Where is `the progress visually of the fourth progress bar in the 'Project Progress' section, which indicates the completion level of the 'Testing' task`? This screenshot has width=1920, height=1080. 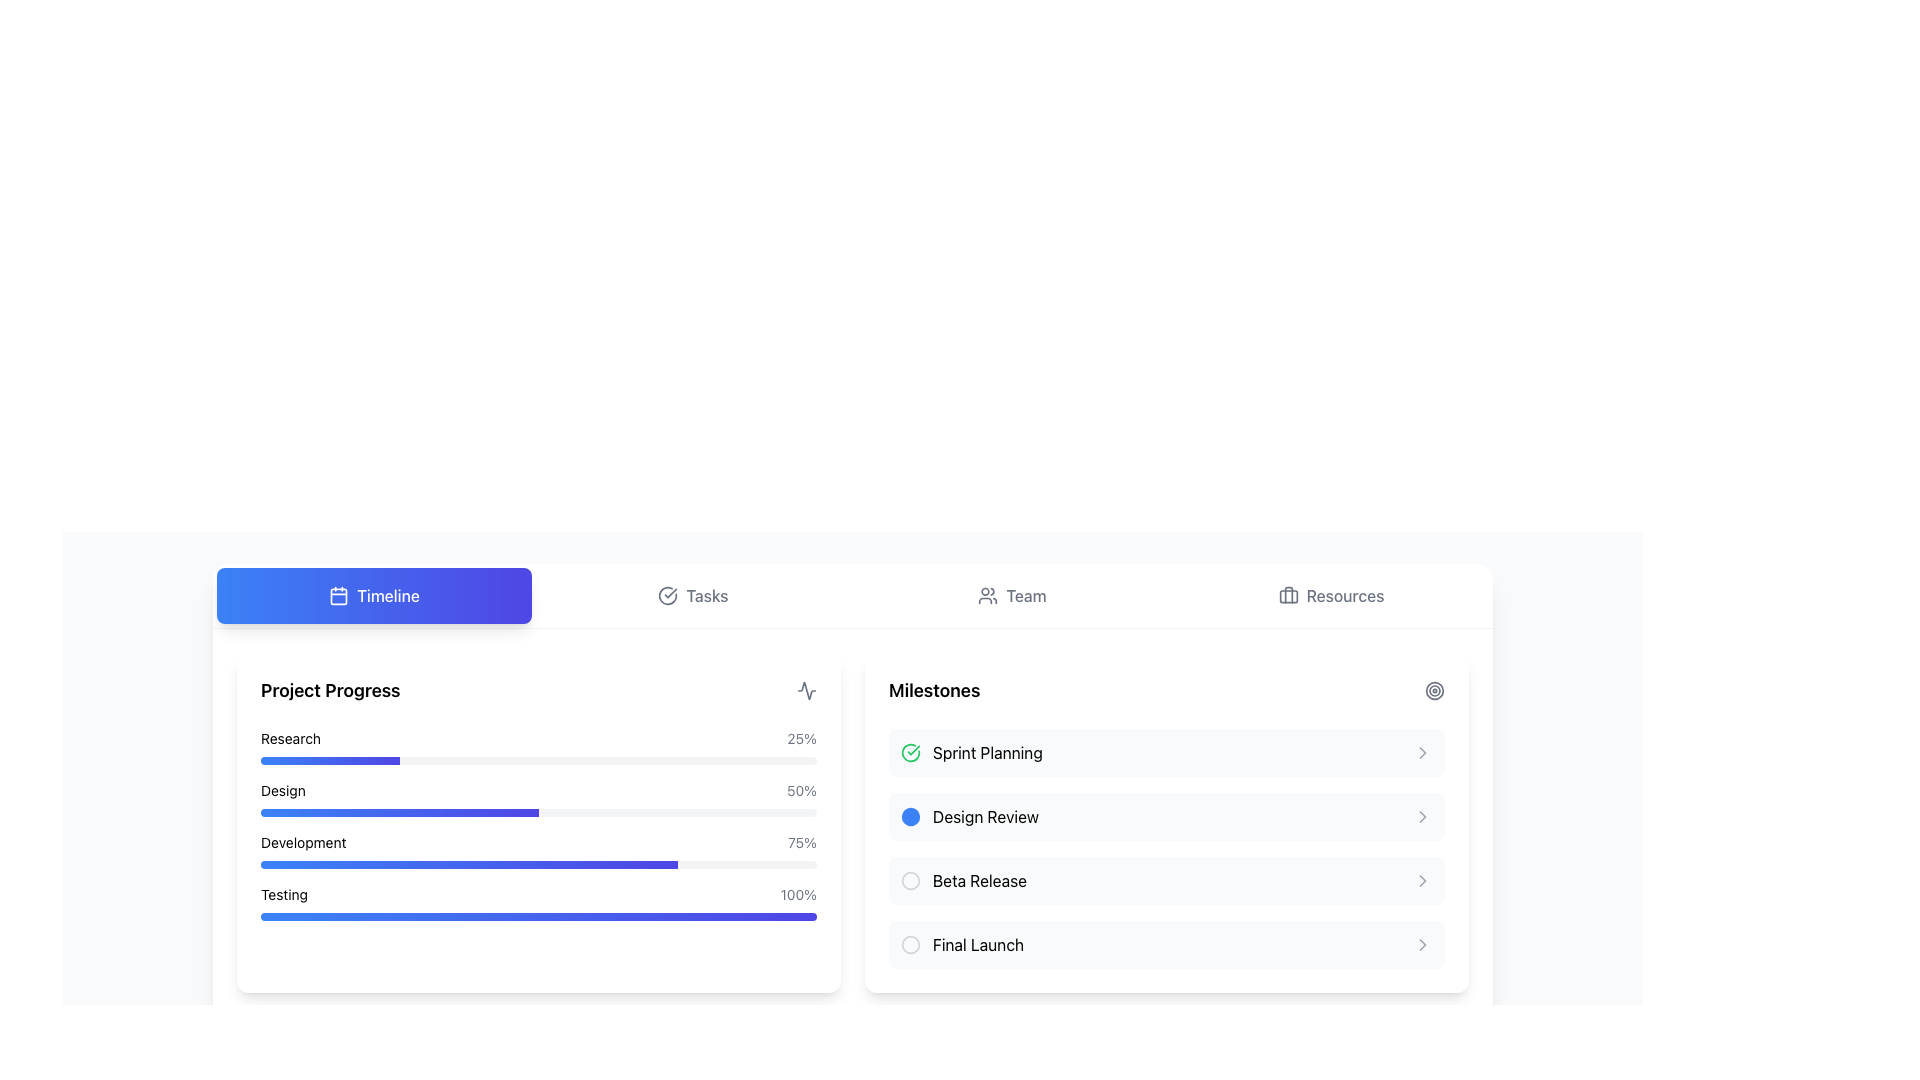 the progress visually of the fourth progress bar in the 'Project Progress' section, which indicates the completion level of the 'Testing' task is located at coordinates (538, 917).